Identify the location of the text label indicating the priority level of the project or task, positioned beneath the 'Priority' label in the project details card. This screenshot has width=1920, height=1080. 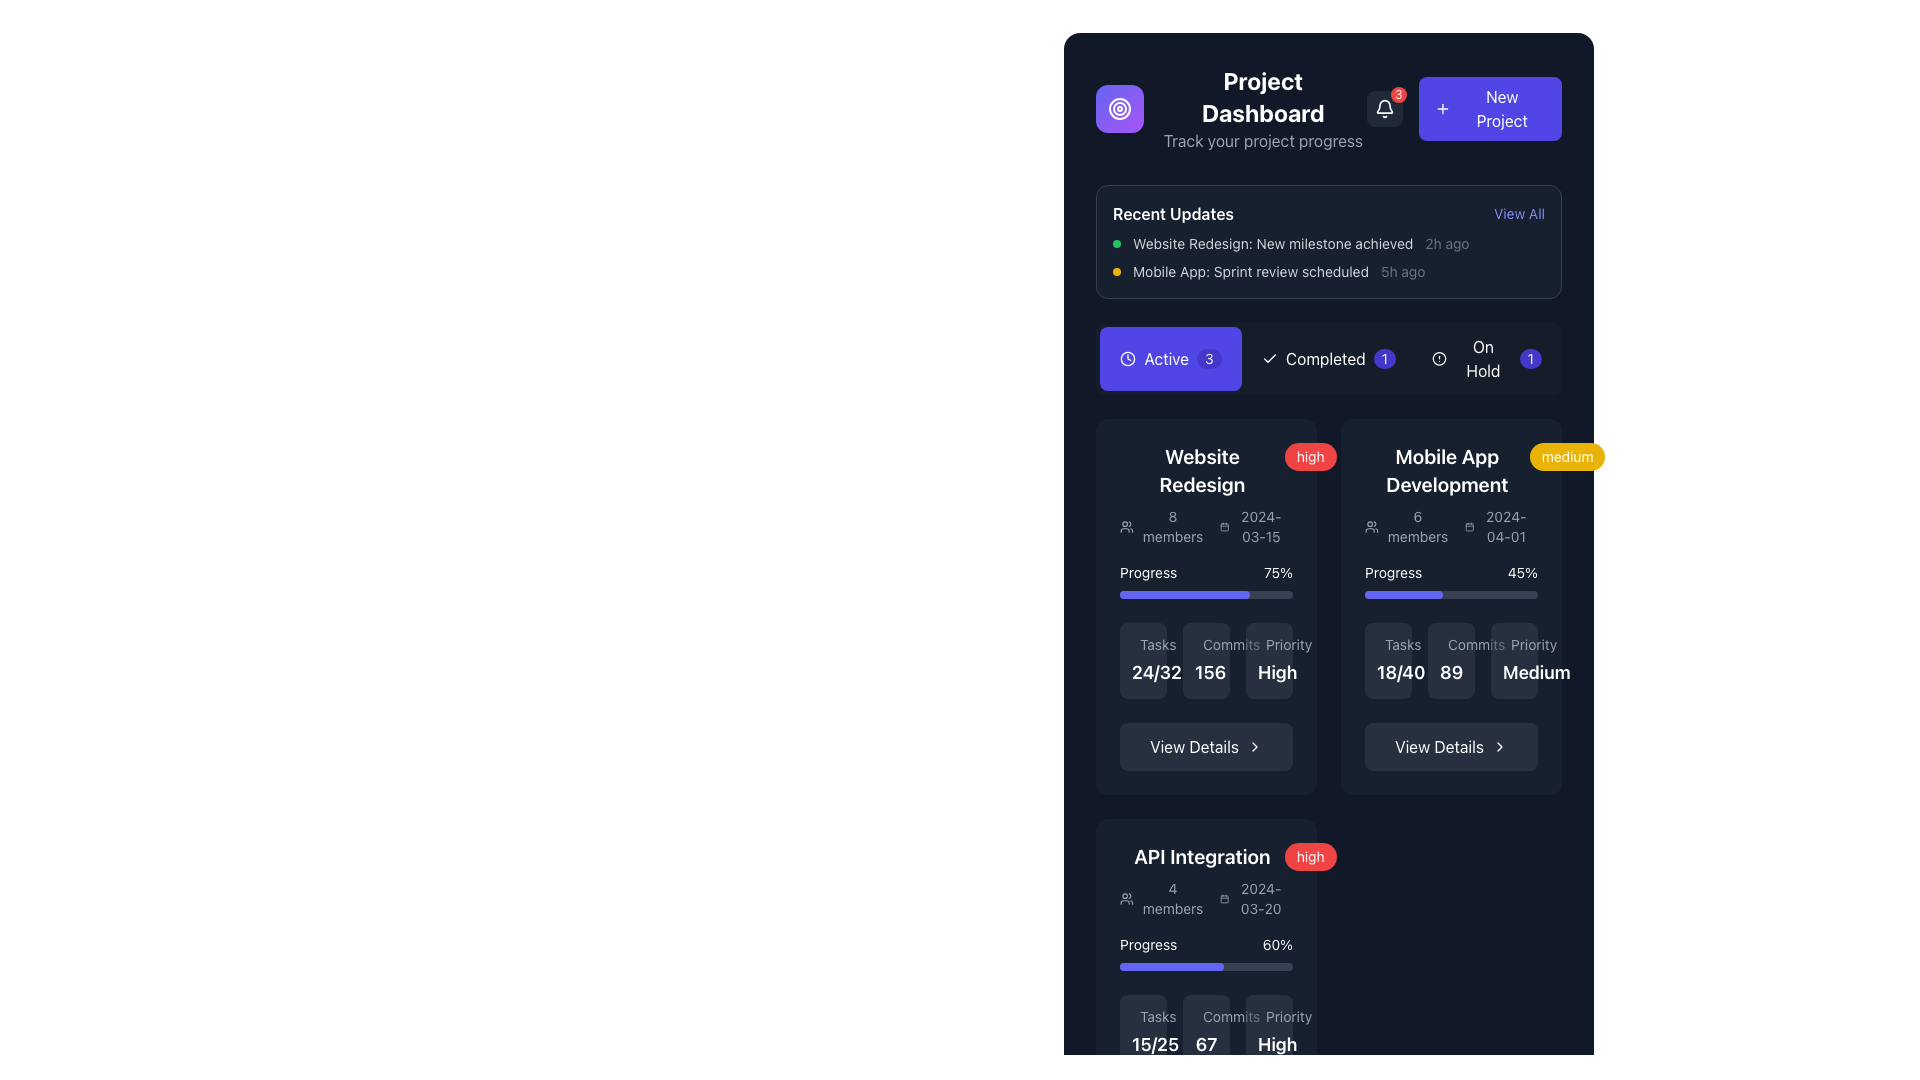
(1276, 672).